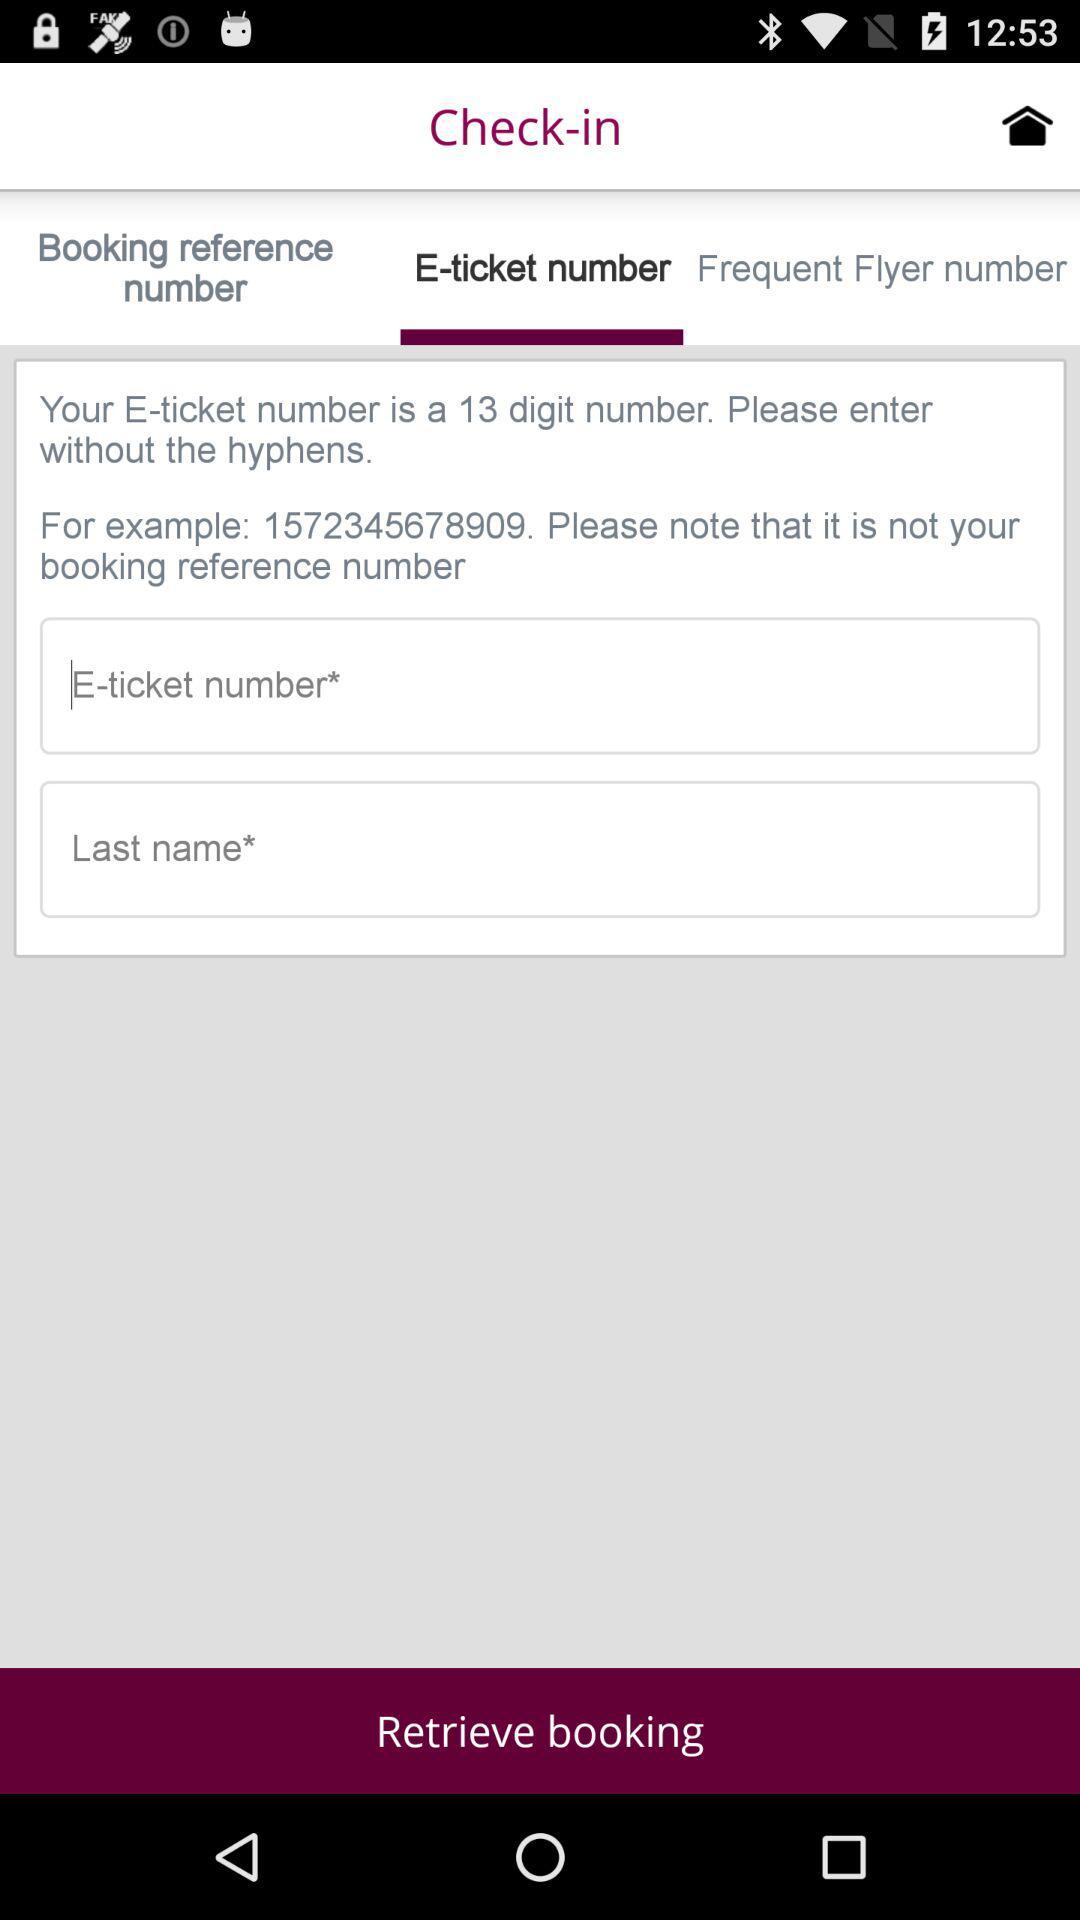  Describe the element at coordinates (540, 1730) in the screenshot. I see `retrieve booking item` at that location.